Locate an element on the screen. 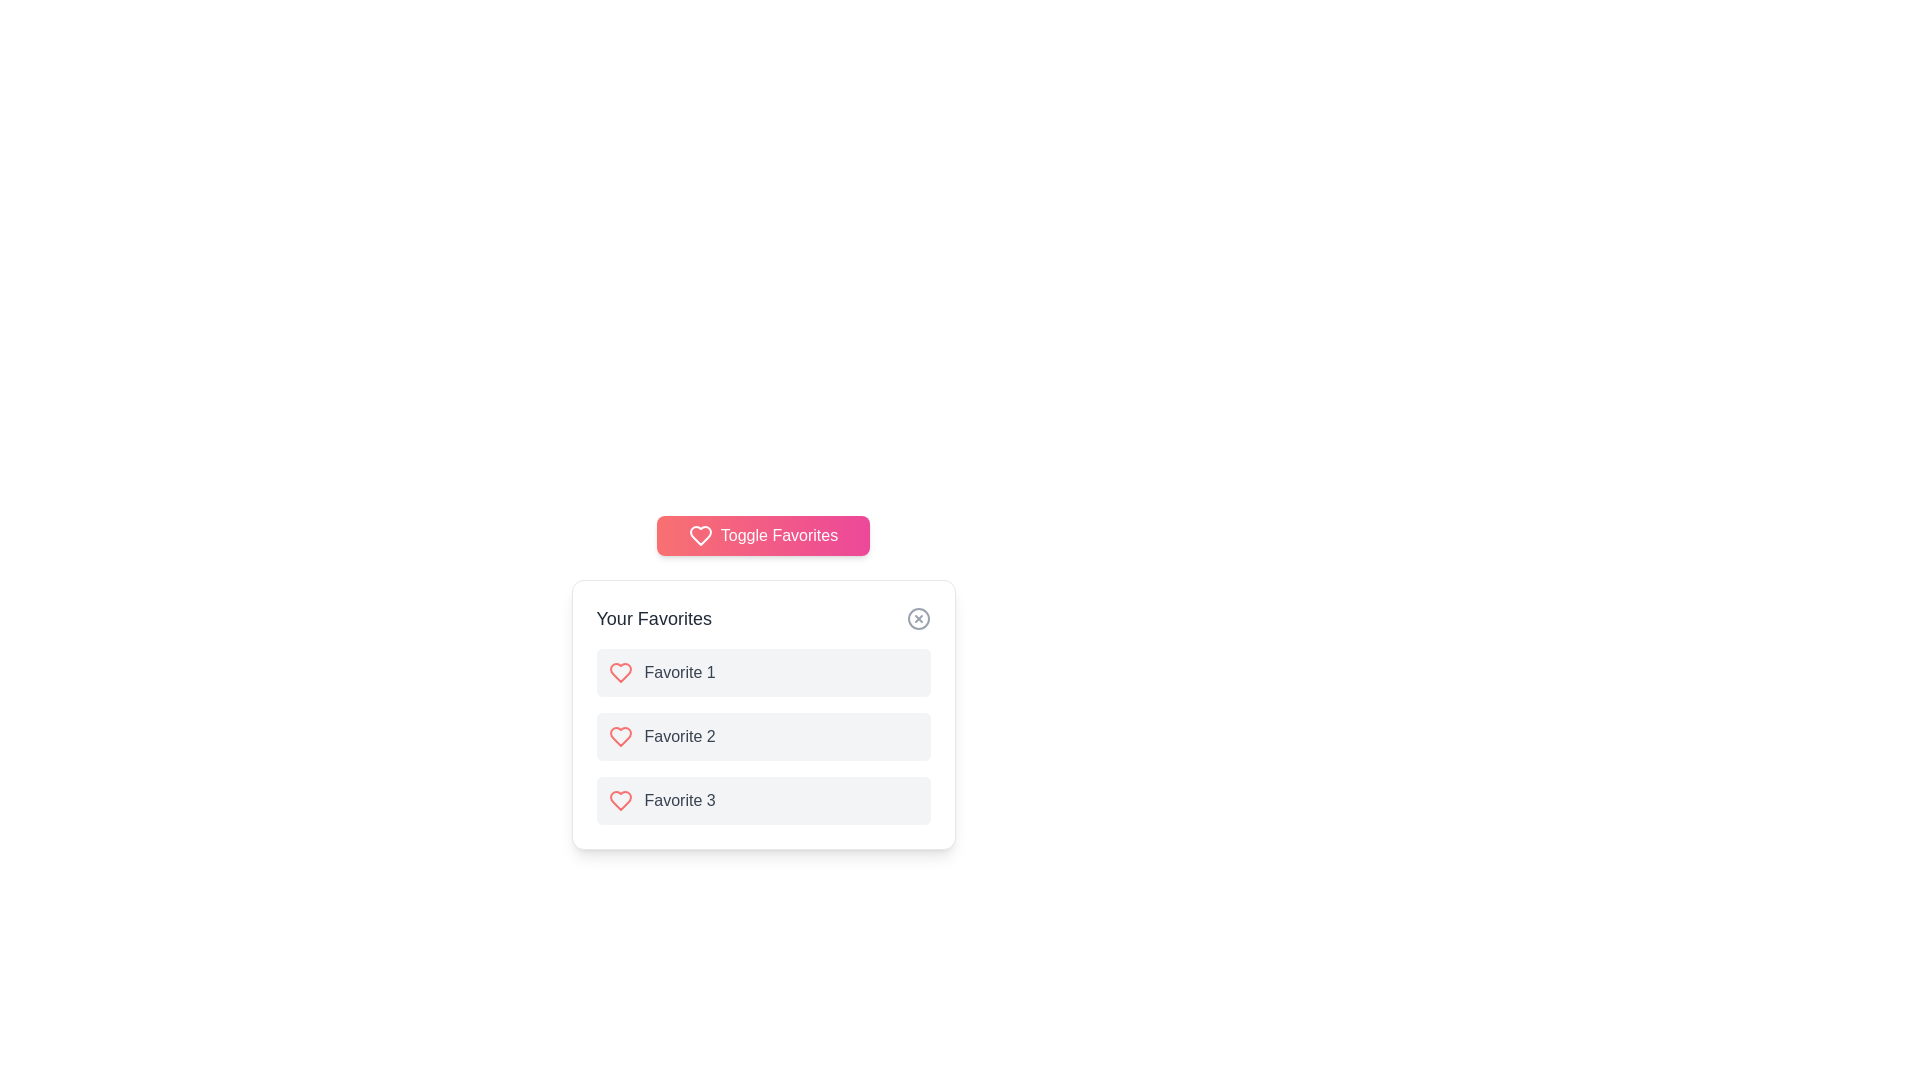 This screenshot has height=1080, width=1920. the circular 'X' button located on the rightmost side of the 'Your Favorites' header, styled with a thin border and gray color is located at coordinates (917, 617).